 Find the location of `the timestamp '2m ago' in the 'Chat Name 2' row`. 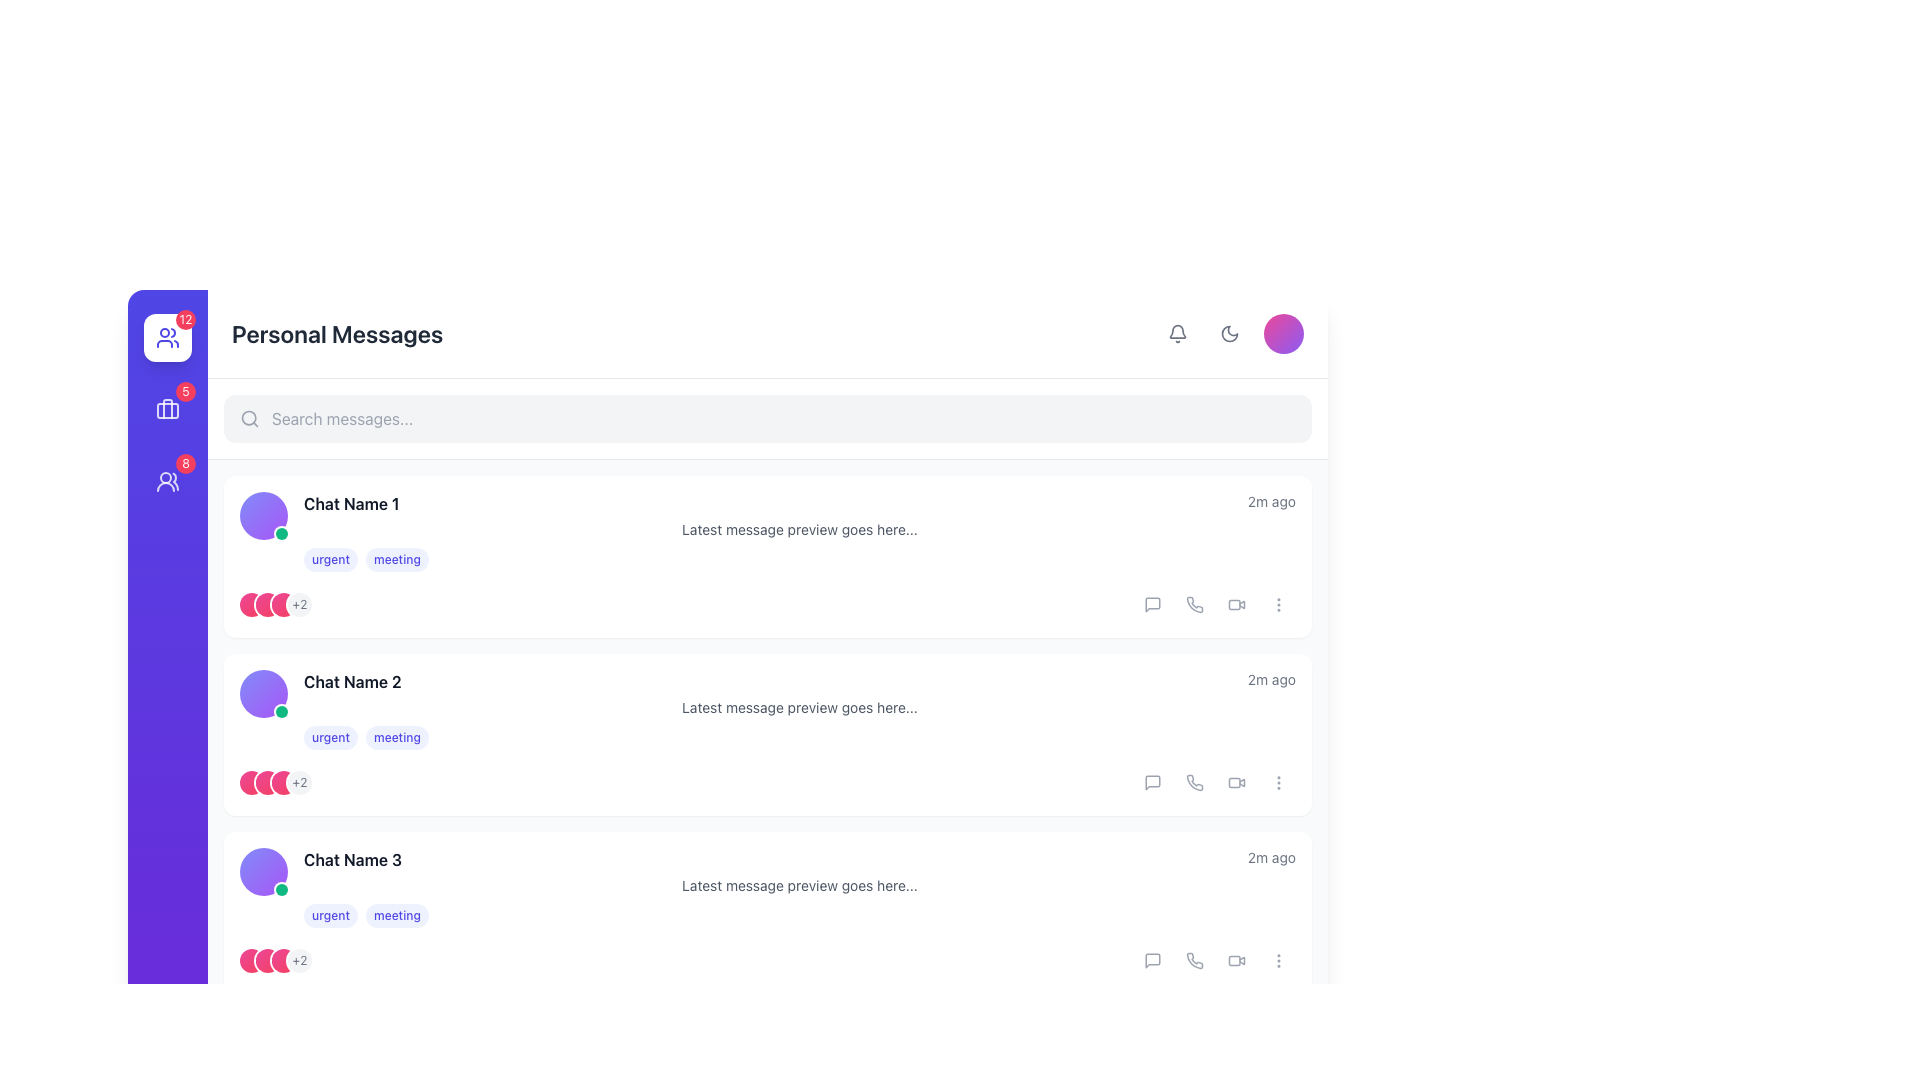

the timestamp '2m ago' in the 'Chat Name 2' row is located at coordinates (800, 681).